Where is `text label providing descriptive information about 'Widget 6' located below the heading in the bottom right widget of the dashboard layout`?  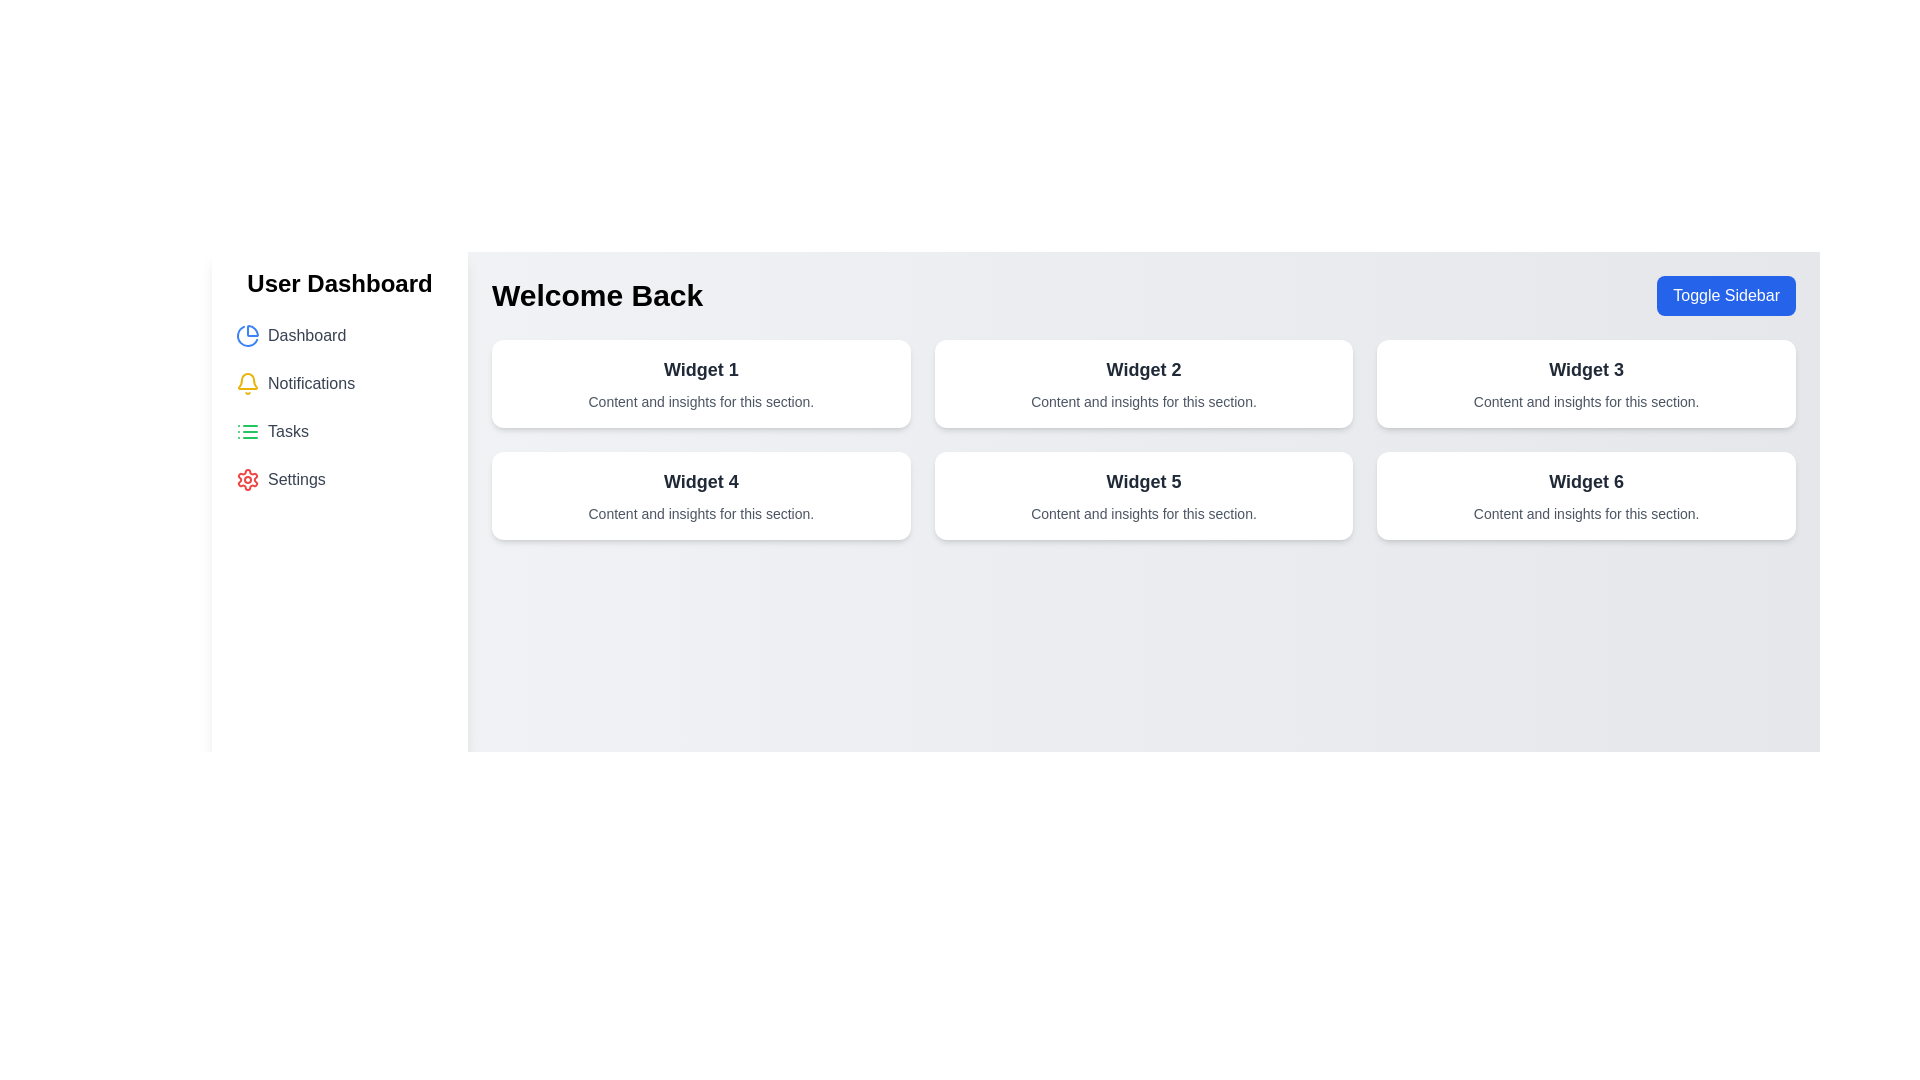 text label providing descriptive information about 'Widget 6' located below the heading in the bottom right widget of the dashboard layout is located at coordinates (1585, 512).